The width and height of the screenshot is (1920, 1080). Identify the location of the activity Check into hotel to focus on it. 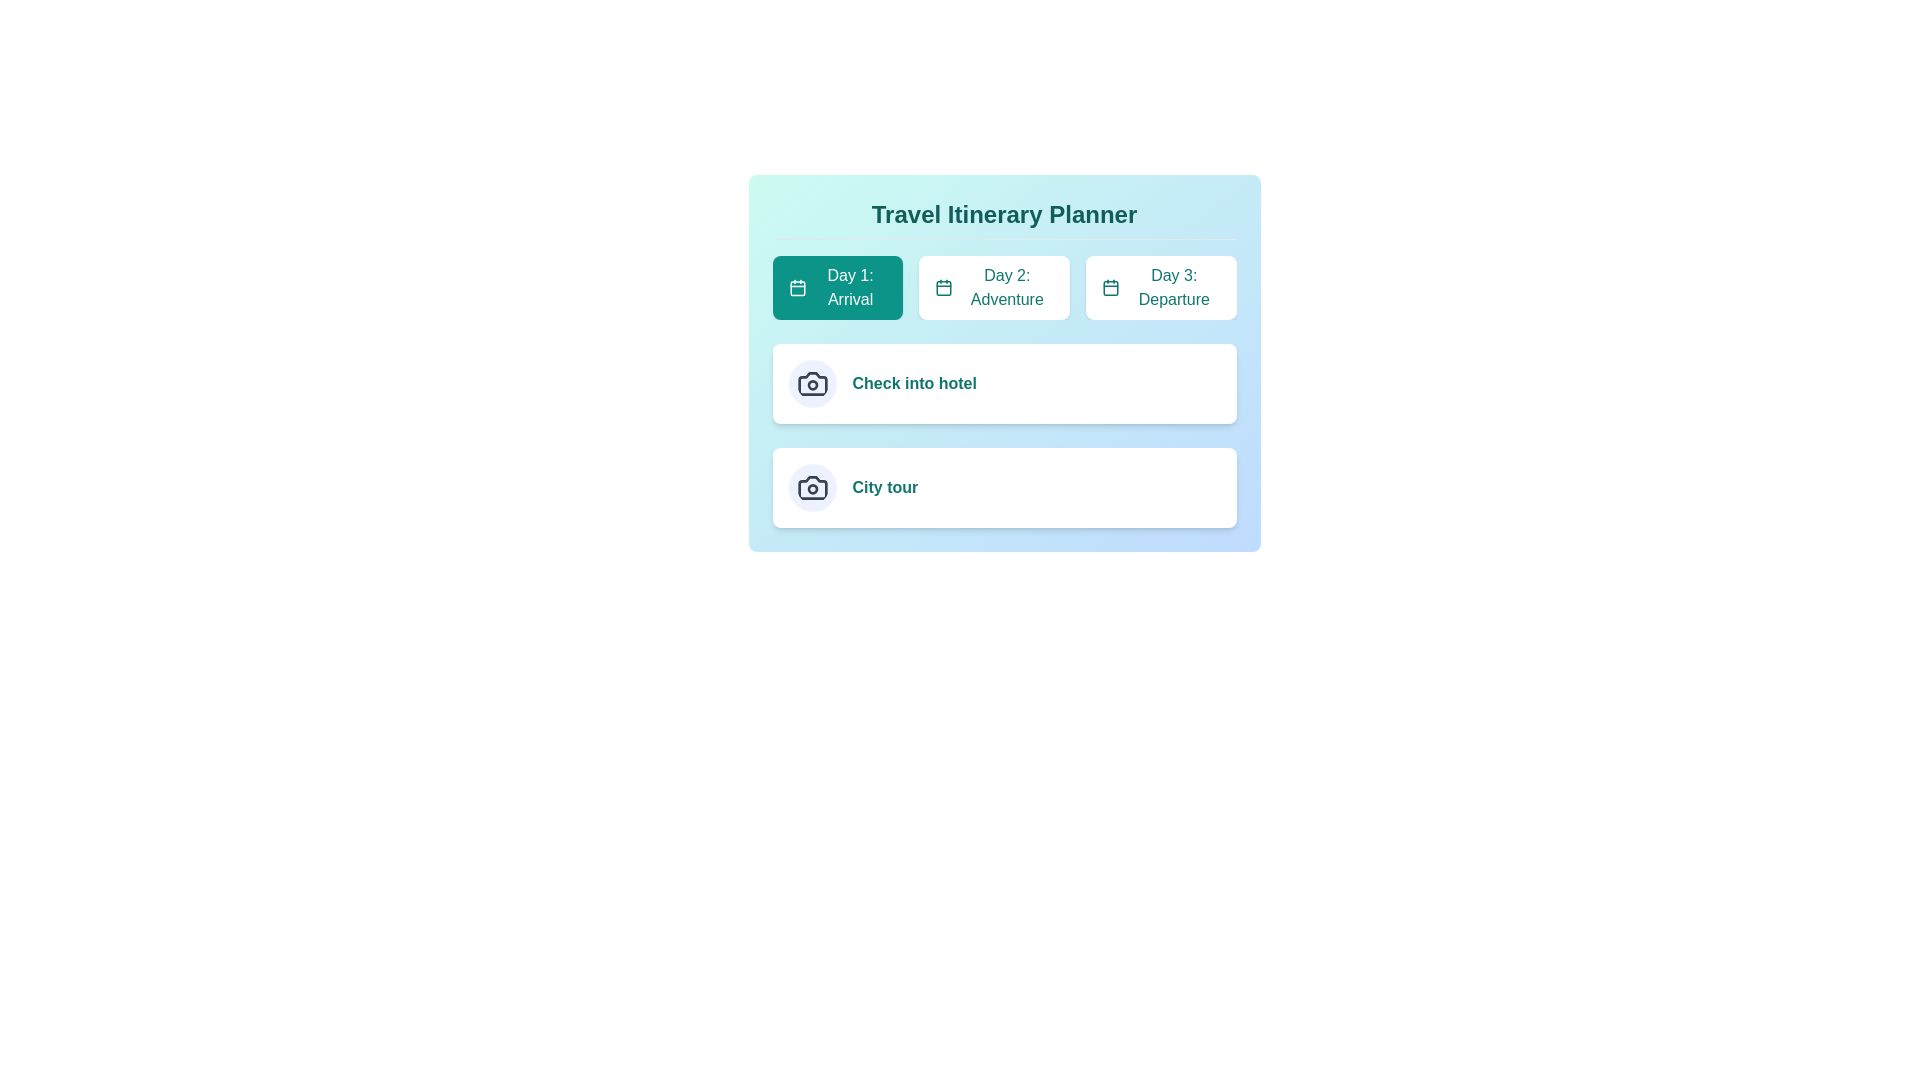
(913, 384).